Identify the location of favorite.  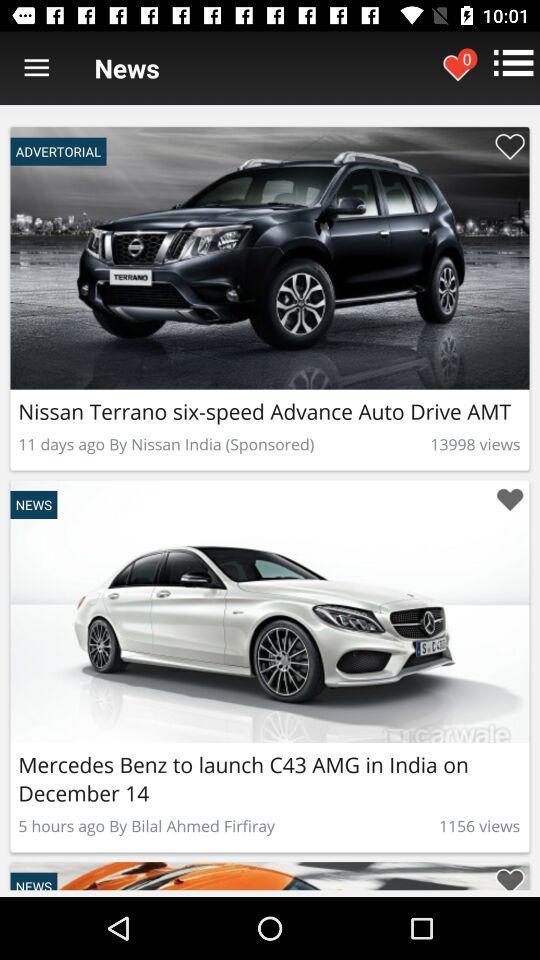
(509, 145).